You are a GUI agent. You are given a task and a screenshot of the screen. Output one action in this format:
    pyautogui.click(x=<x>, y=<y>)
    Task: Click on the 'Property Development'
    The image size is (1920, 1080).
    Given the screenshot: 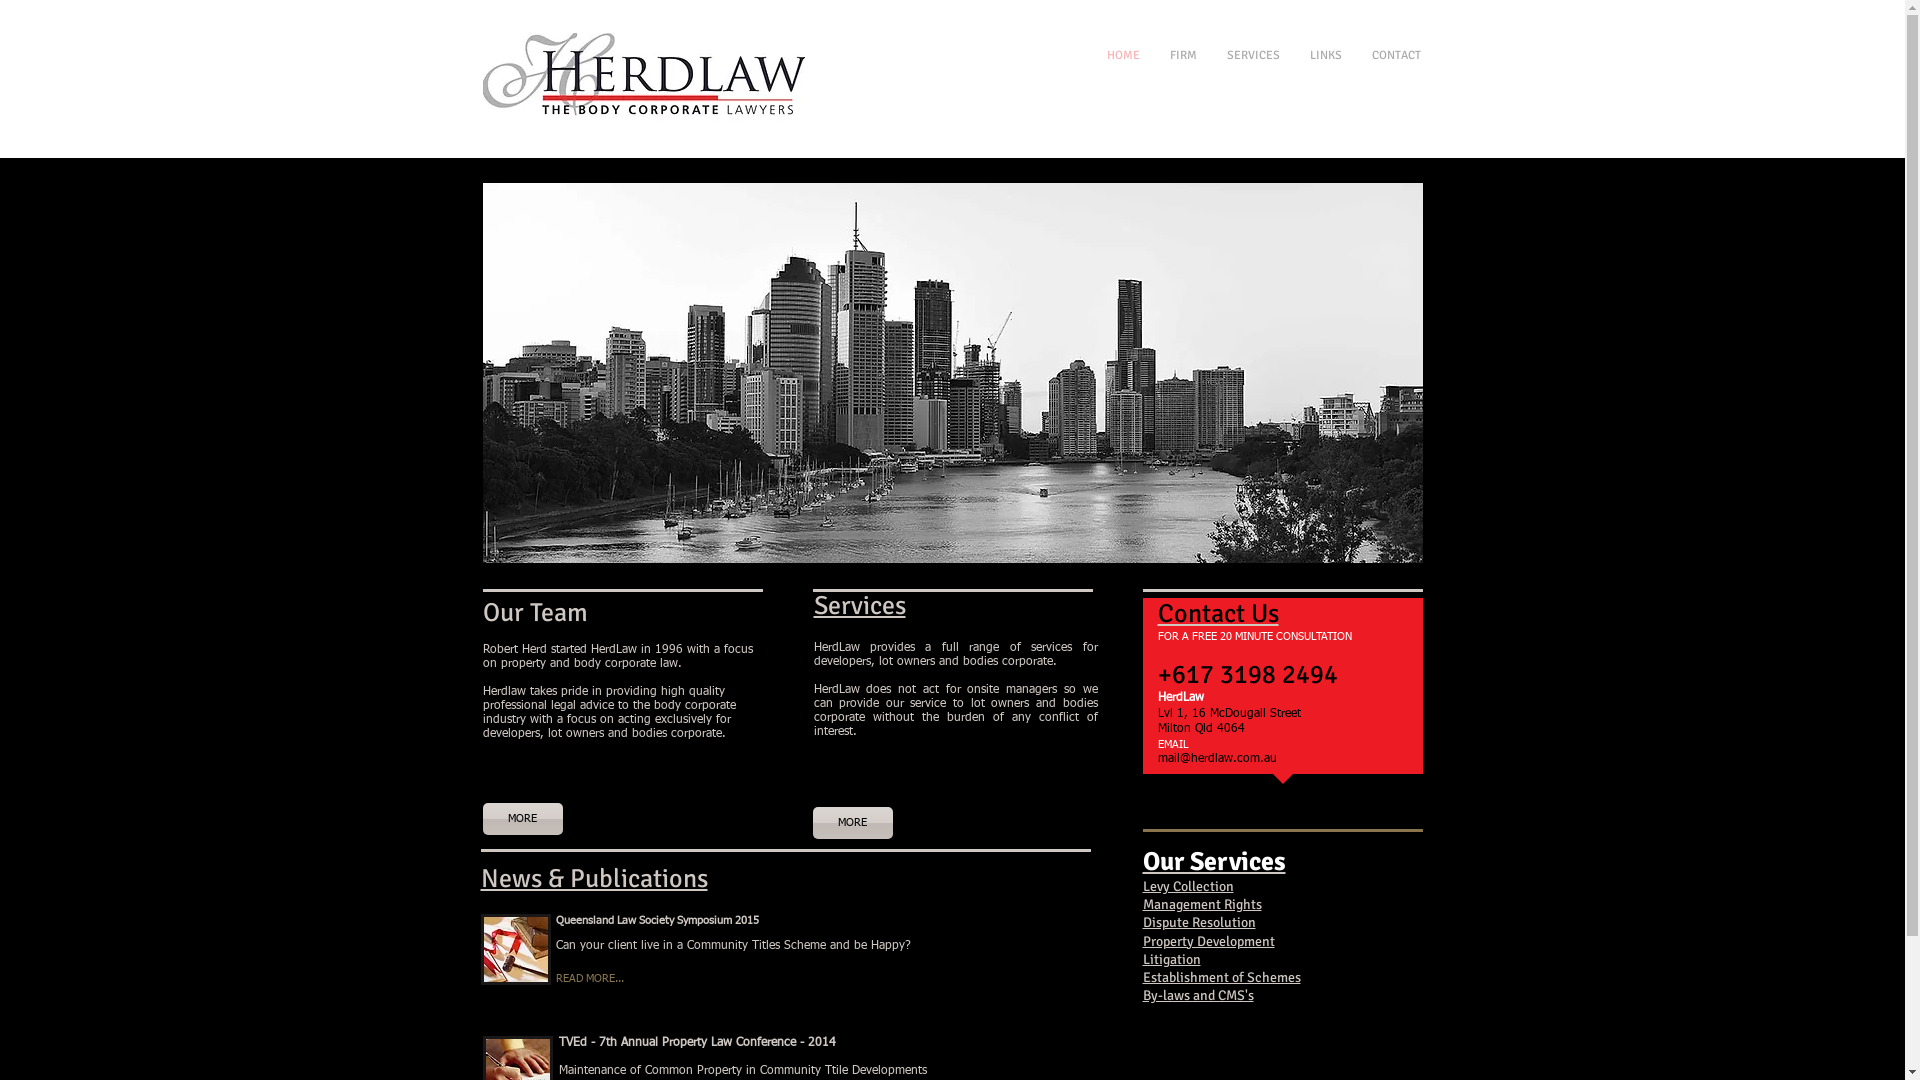 What is the action you would take?
    pyautogui.click(x=1207, y=940)
    